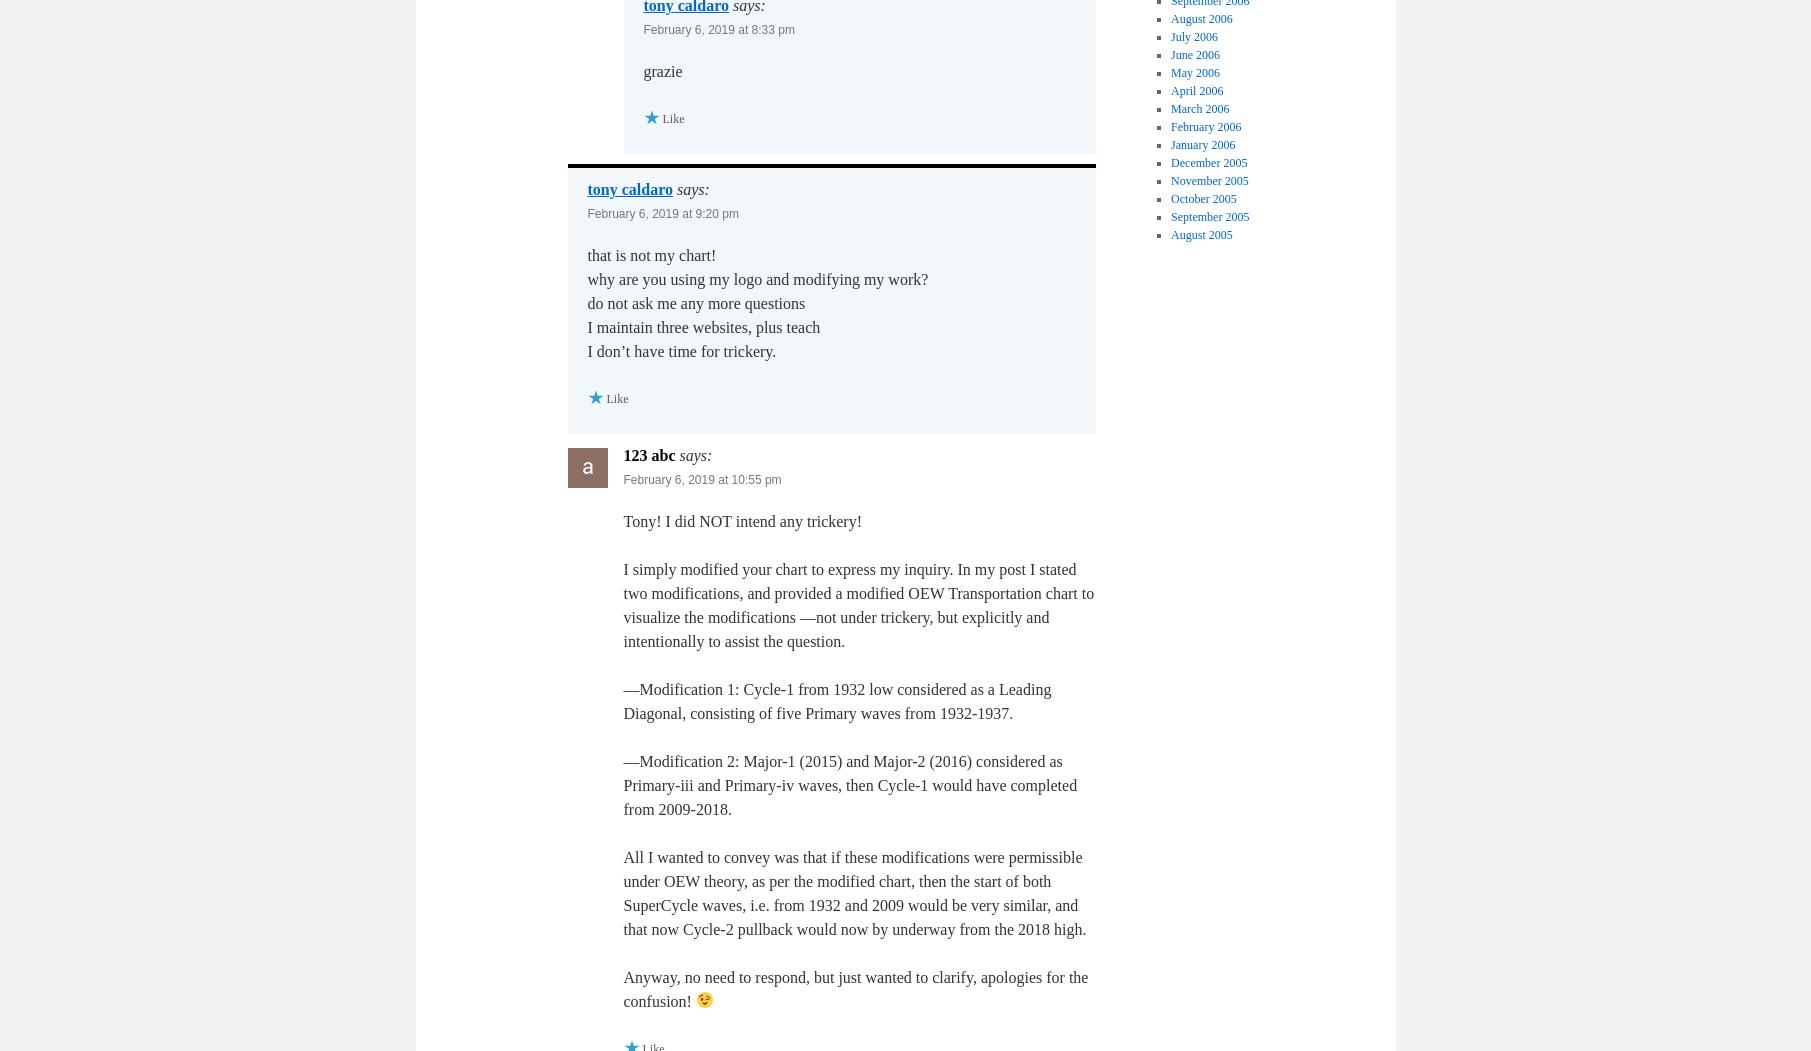  I want to click on 'November 2005', so click(1209, 180).